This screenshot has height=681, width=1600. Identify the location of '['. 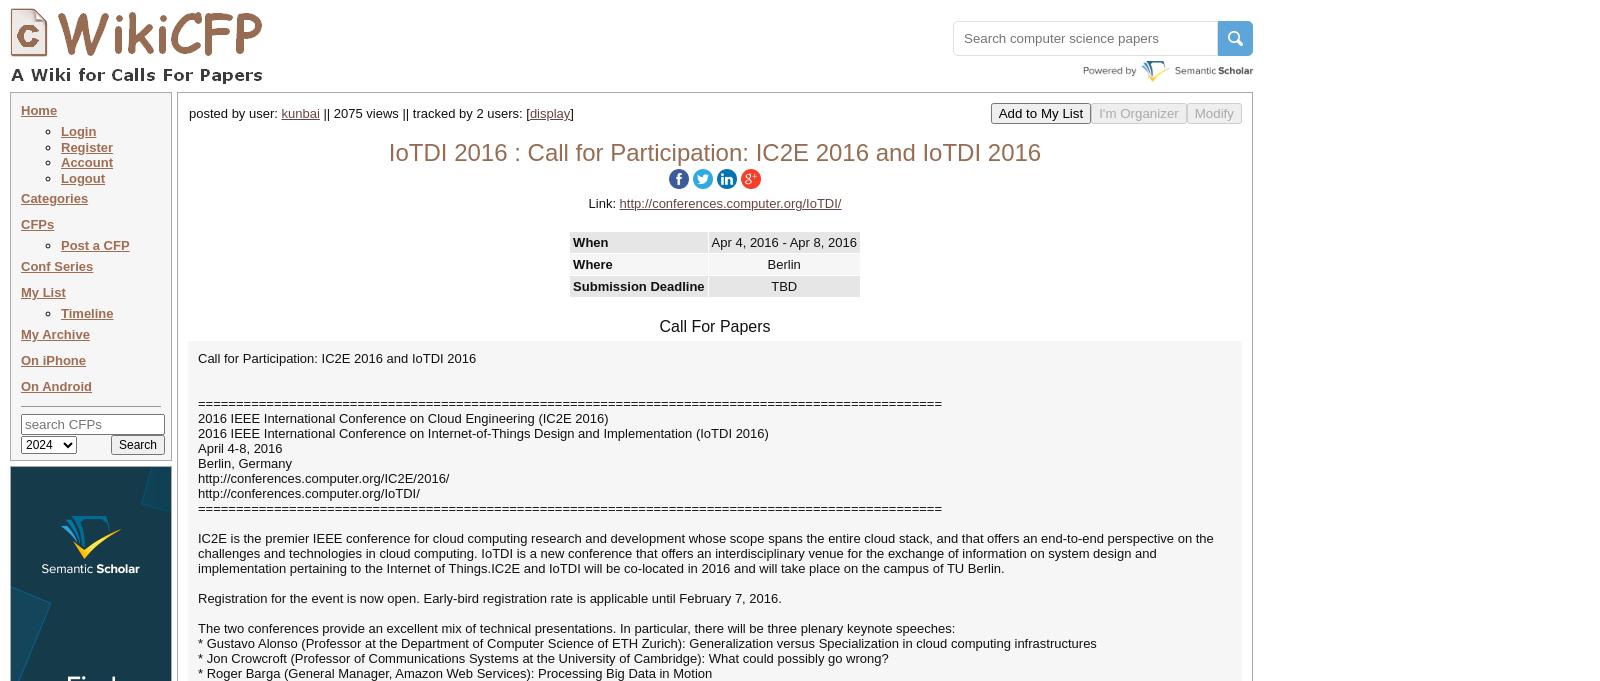
(526, 112).